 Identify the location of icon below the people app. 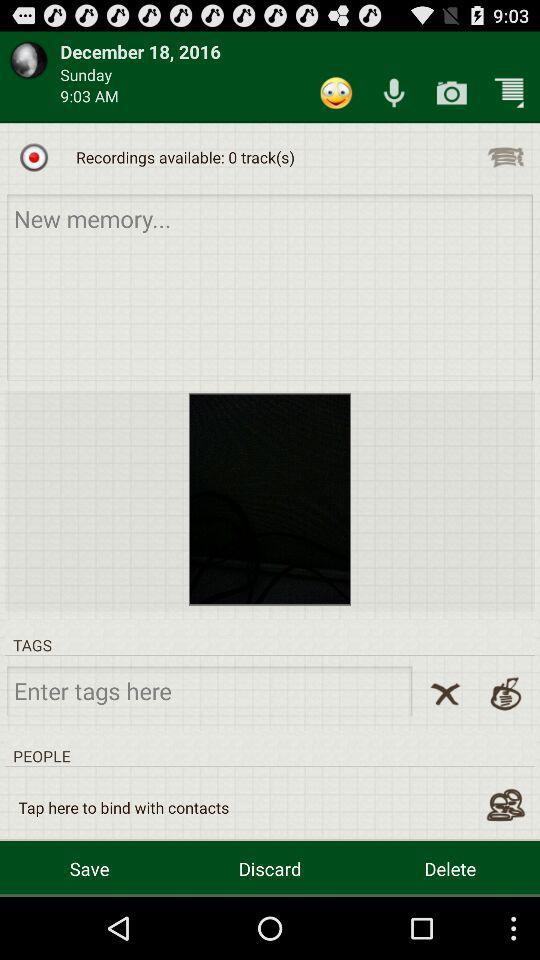
(123, 807).